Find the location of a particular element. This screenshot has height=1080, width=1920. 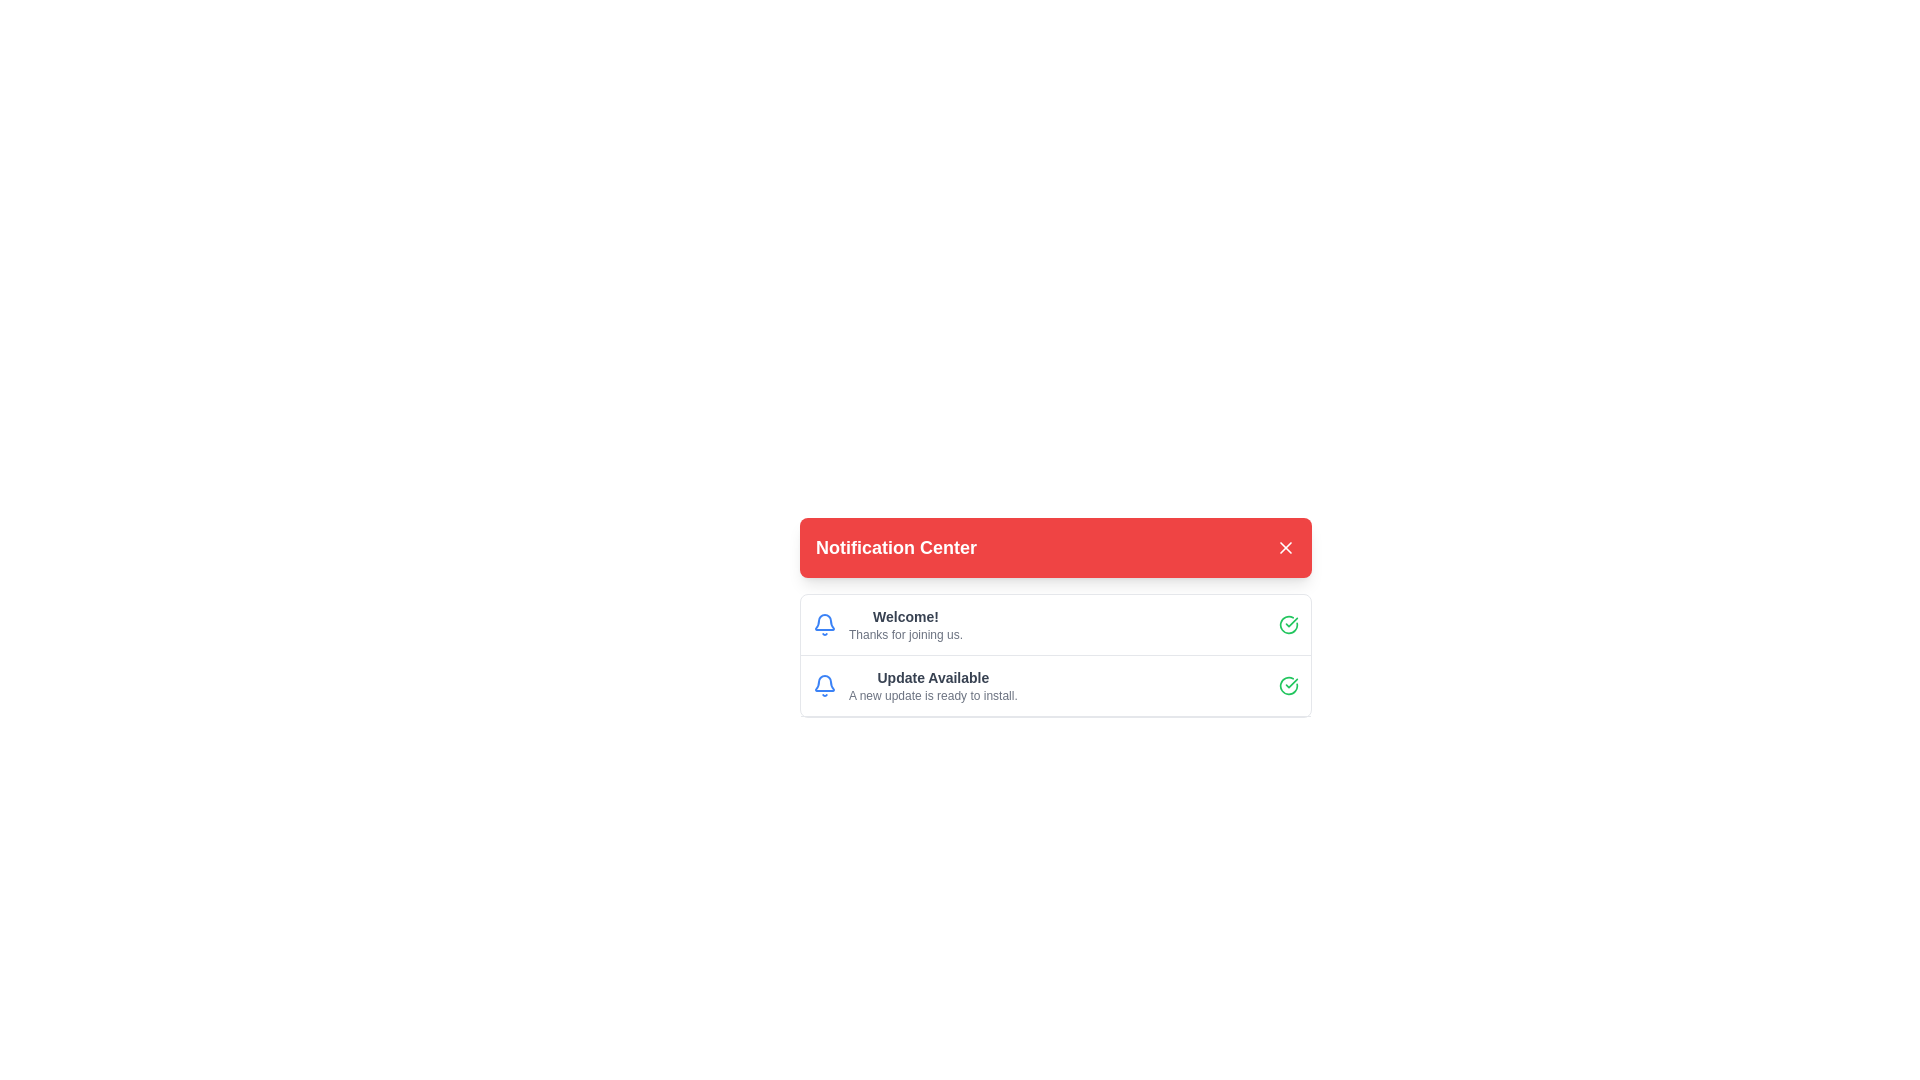

the static text located in the lower section of the notification box titled 'Notification Center', specifically the second line under the 'Update Available' heading is located at coordinates (932, 694).